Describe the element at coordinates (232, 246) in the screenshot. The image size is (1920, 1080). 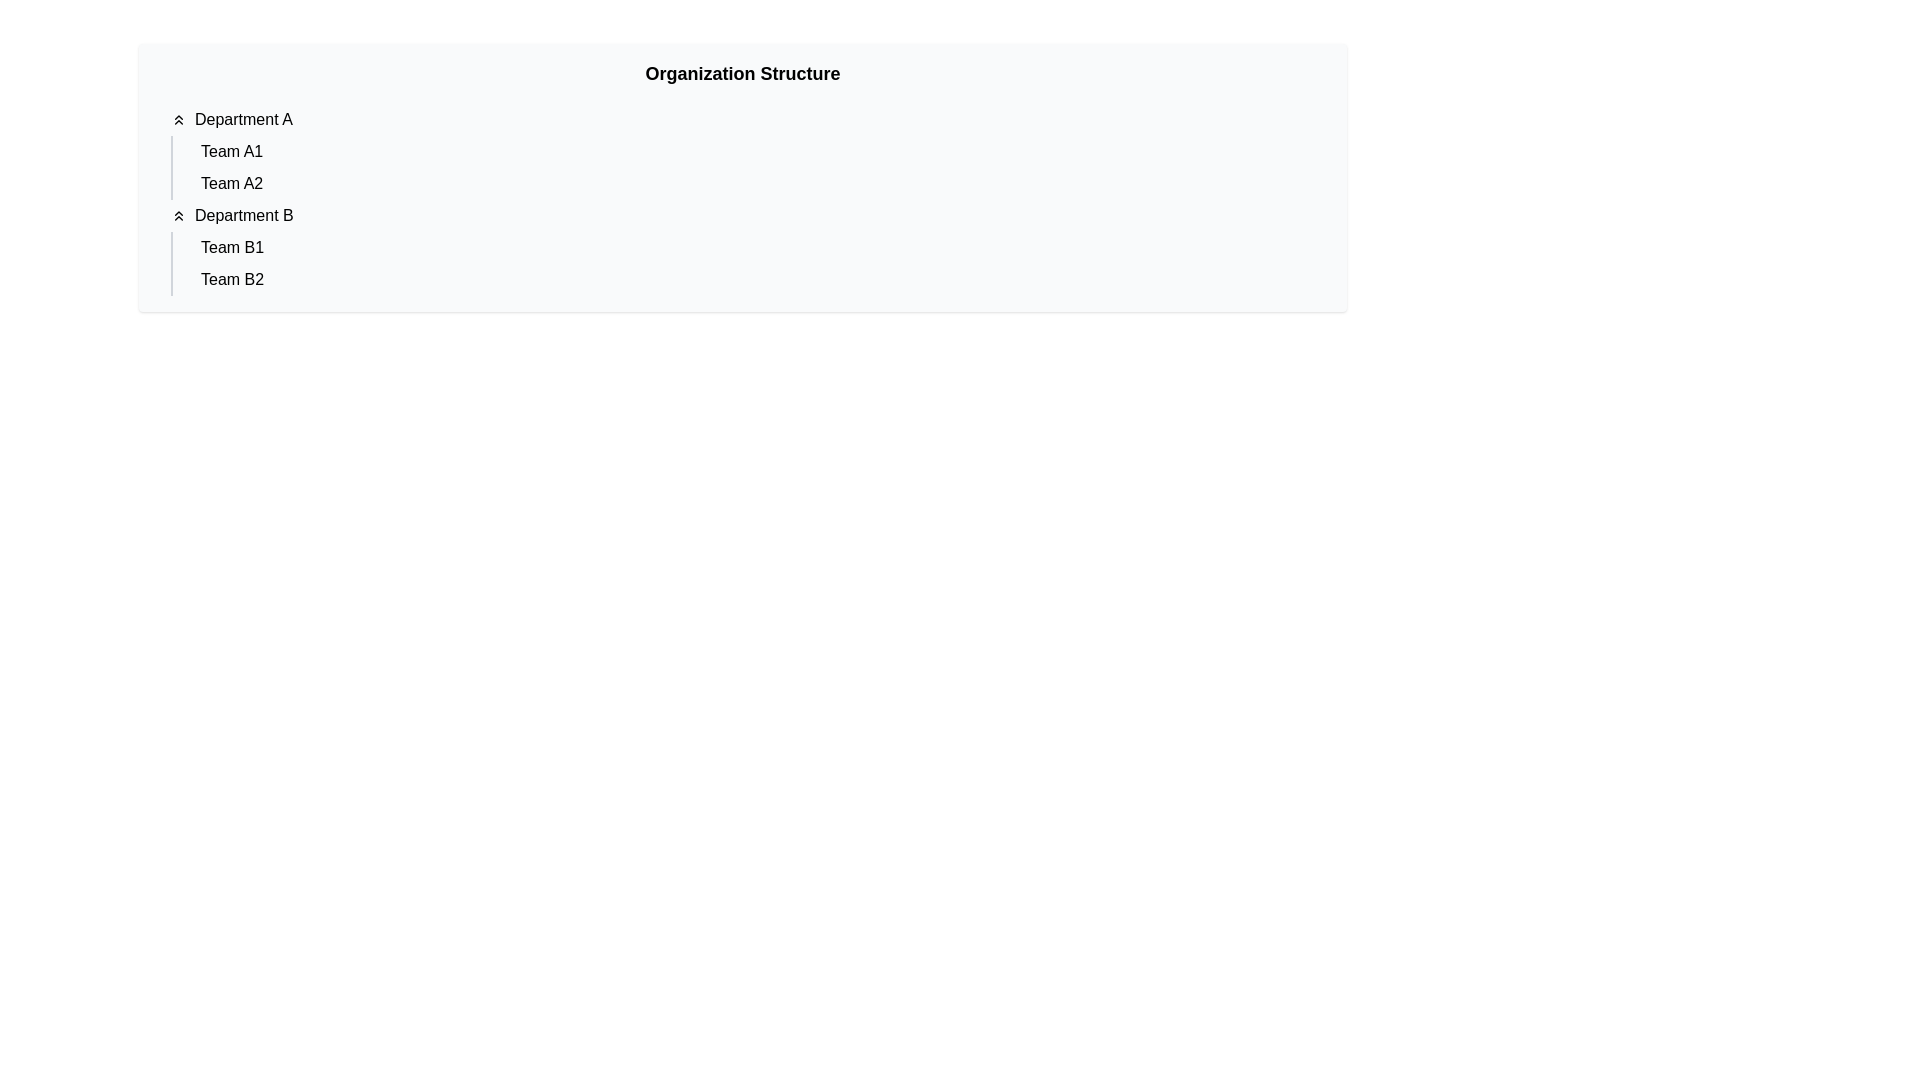
I see `the text label displaying 'Team B1' which is located directly below the header 'Department B' and above 'Team B2'` at that location.